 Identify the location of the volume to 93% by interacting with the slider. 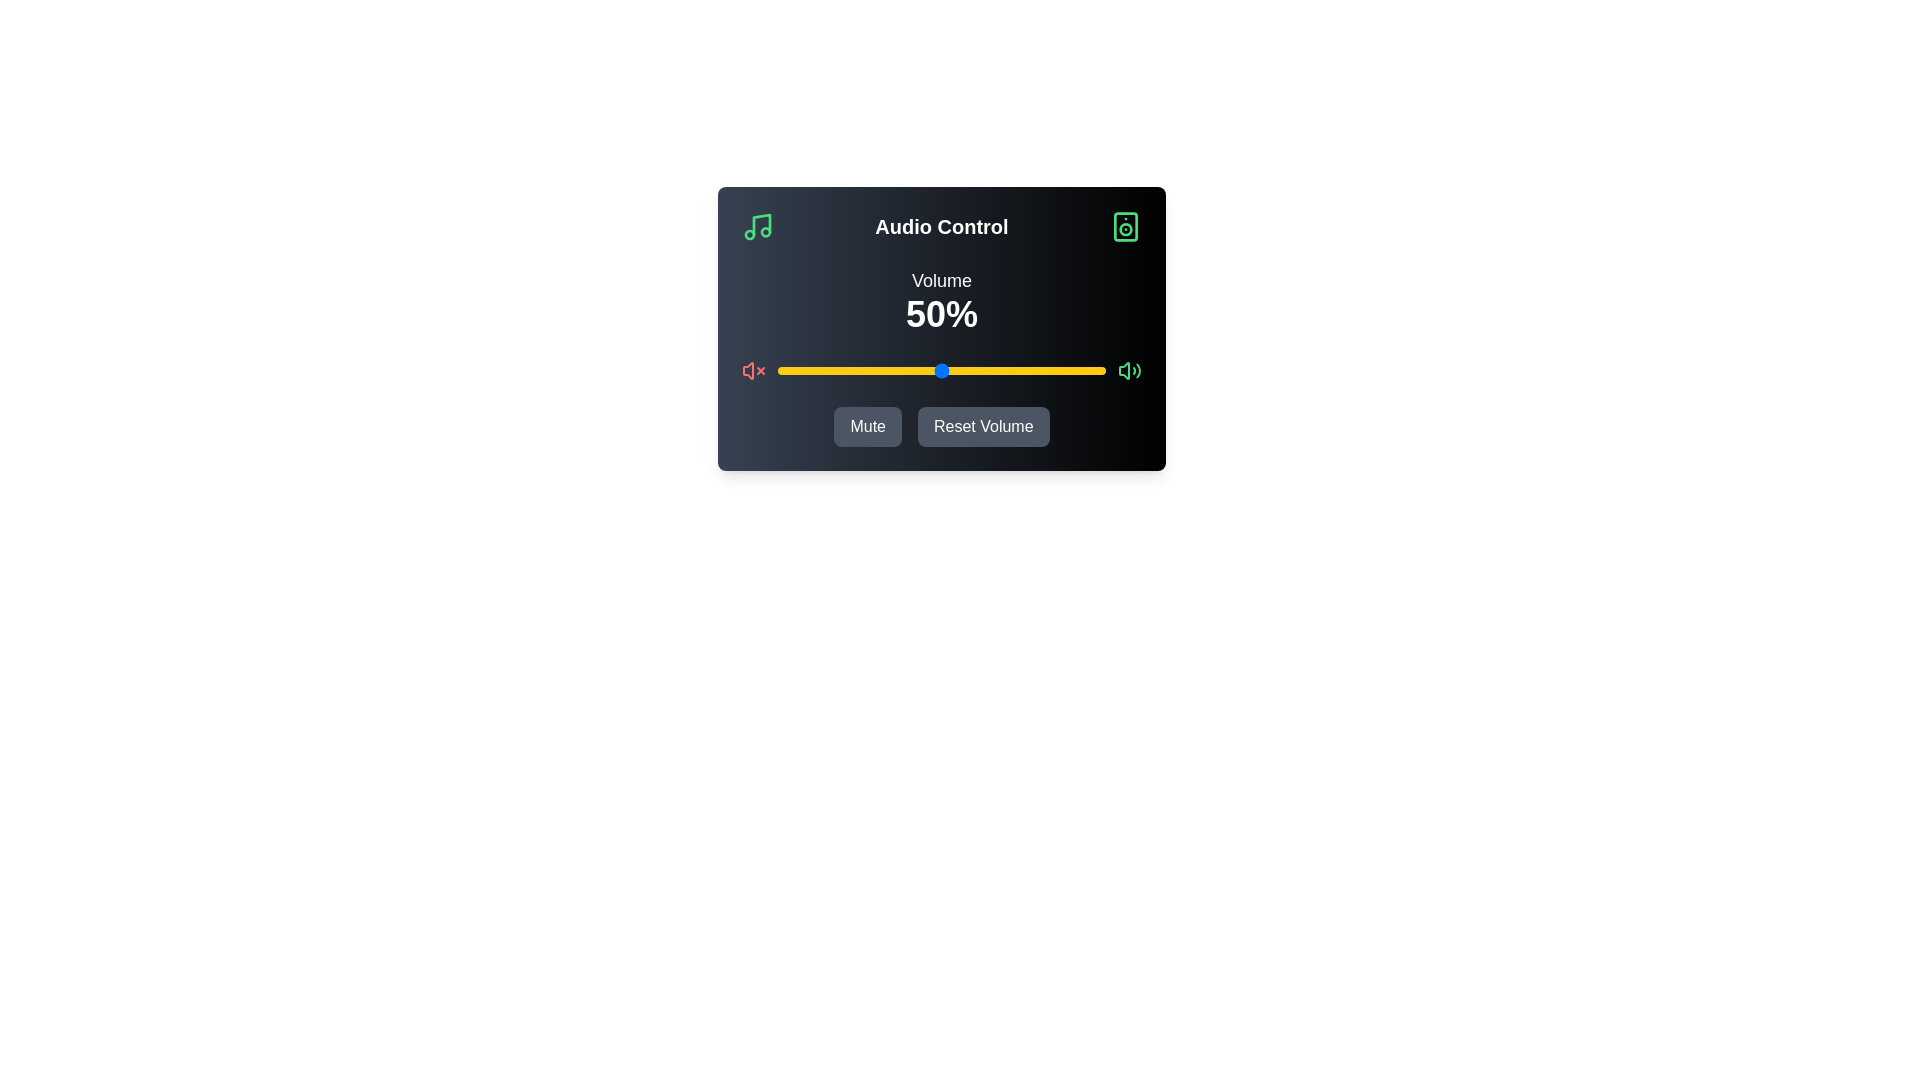
(1082, 370).